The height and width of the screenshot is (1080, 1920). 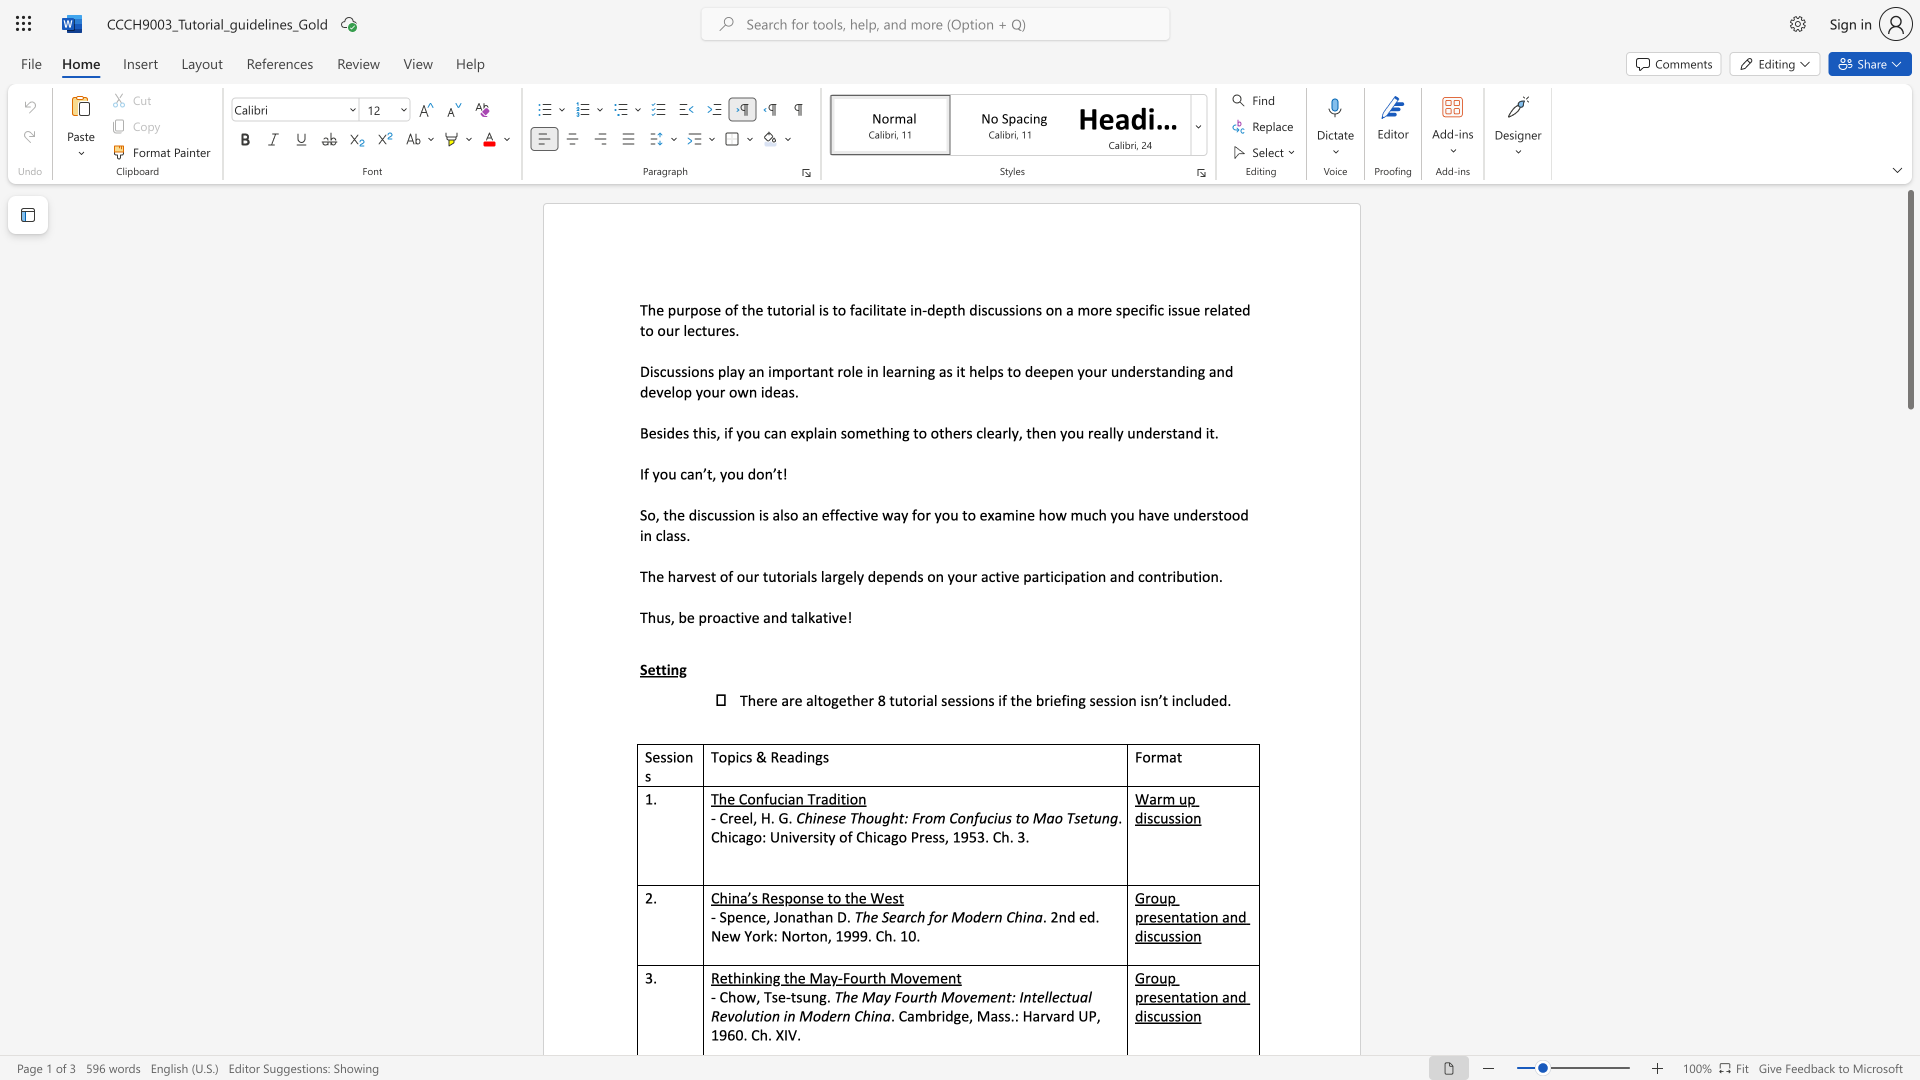 What do you see at coordinates (1909, 670) in the screenshot?
I see `the scrollbar to move the page down` at bounding box center [1909, 670].